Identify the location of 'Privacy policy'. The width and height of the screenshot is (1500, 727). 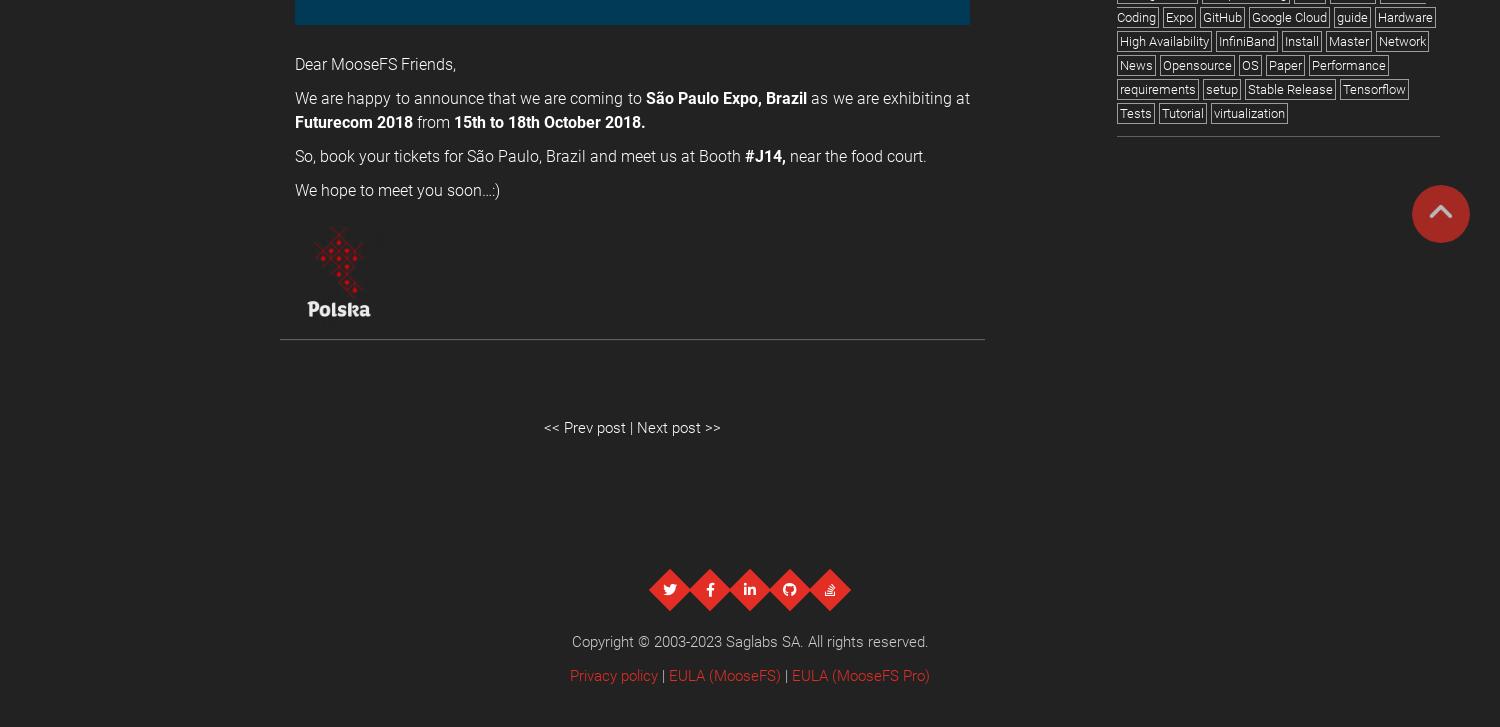
(569, 674).